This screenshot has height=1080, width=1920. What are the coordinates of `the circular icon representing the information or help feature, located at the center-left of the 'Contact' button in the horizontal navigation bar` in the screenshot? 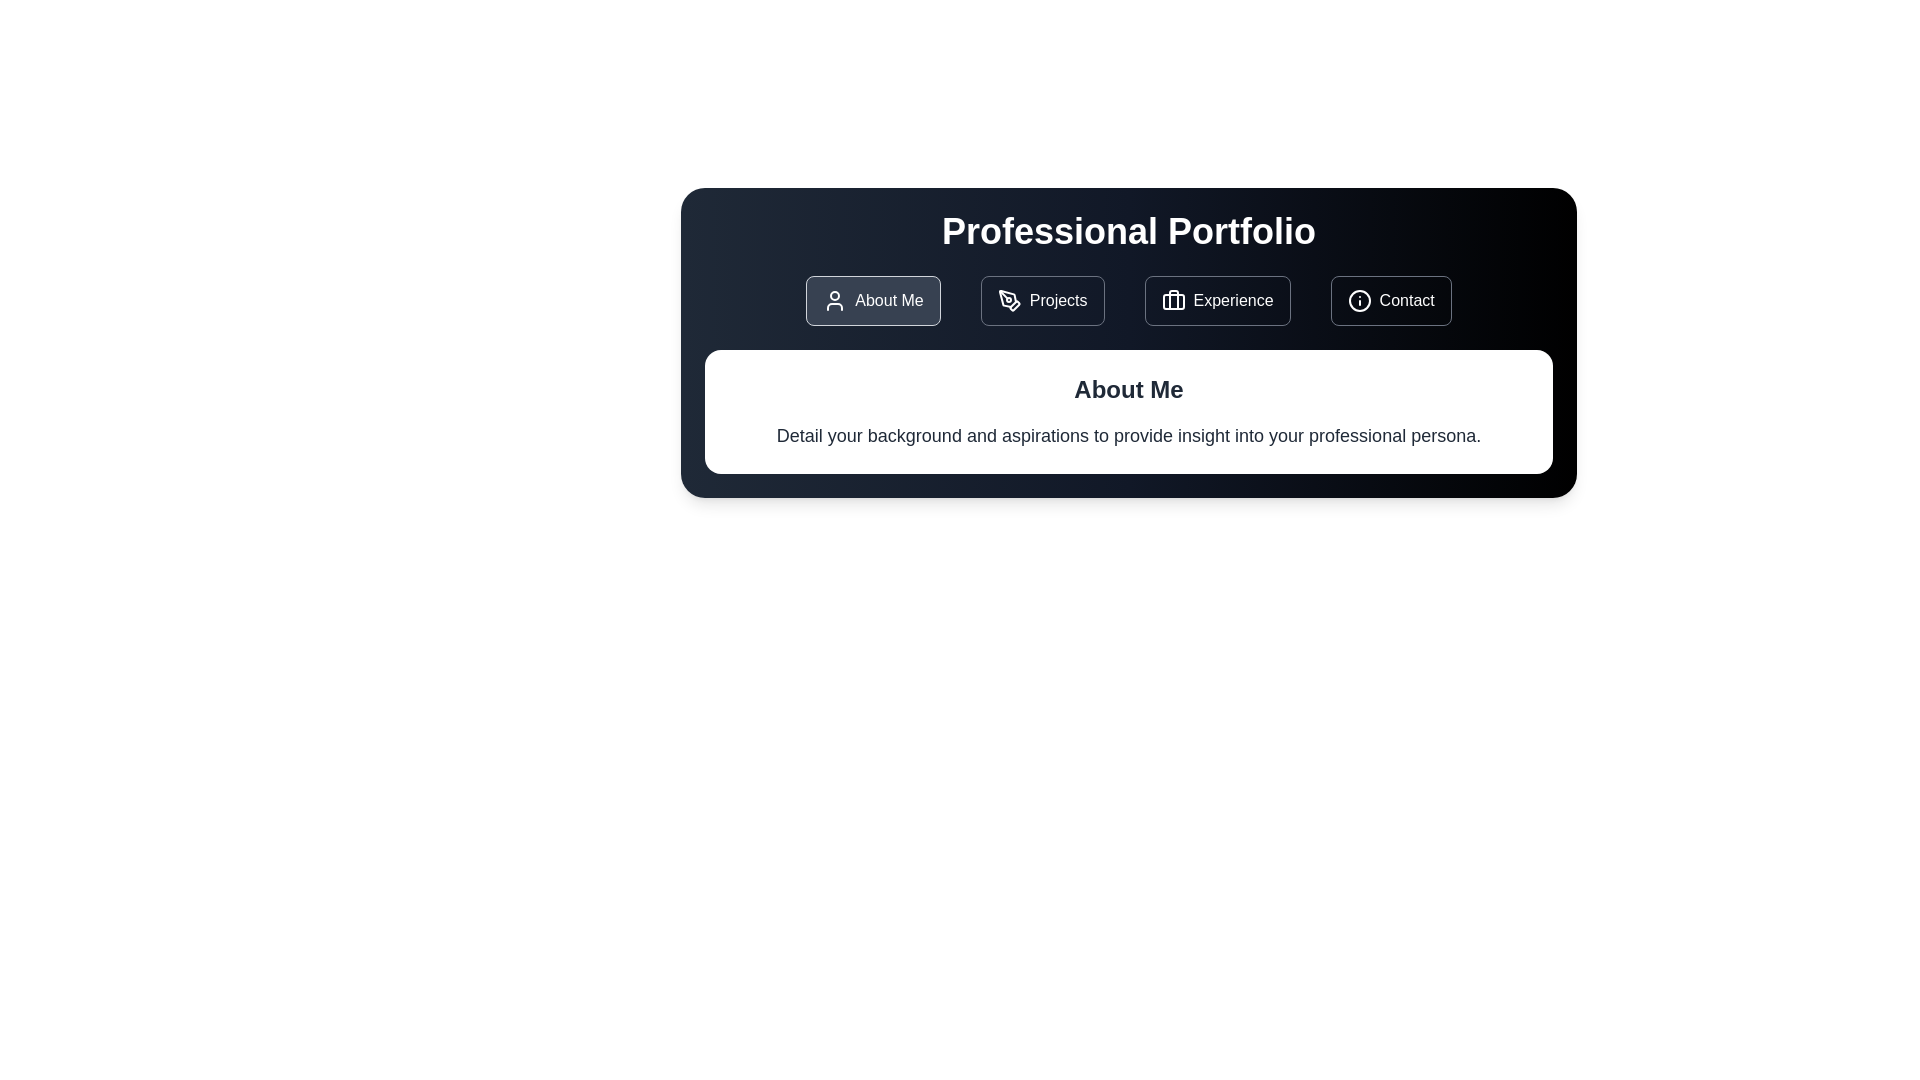 It's located at (1359, 300).